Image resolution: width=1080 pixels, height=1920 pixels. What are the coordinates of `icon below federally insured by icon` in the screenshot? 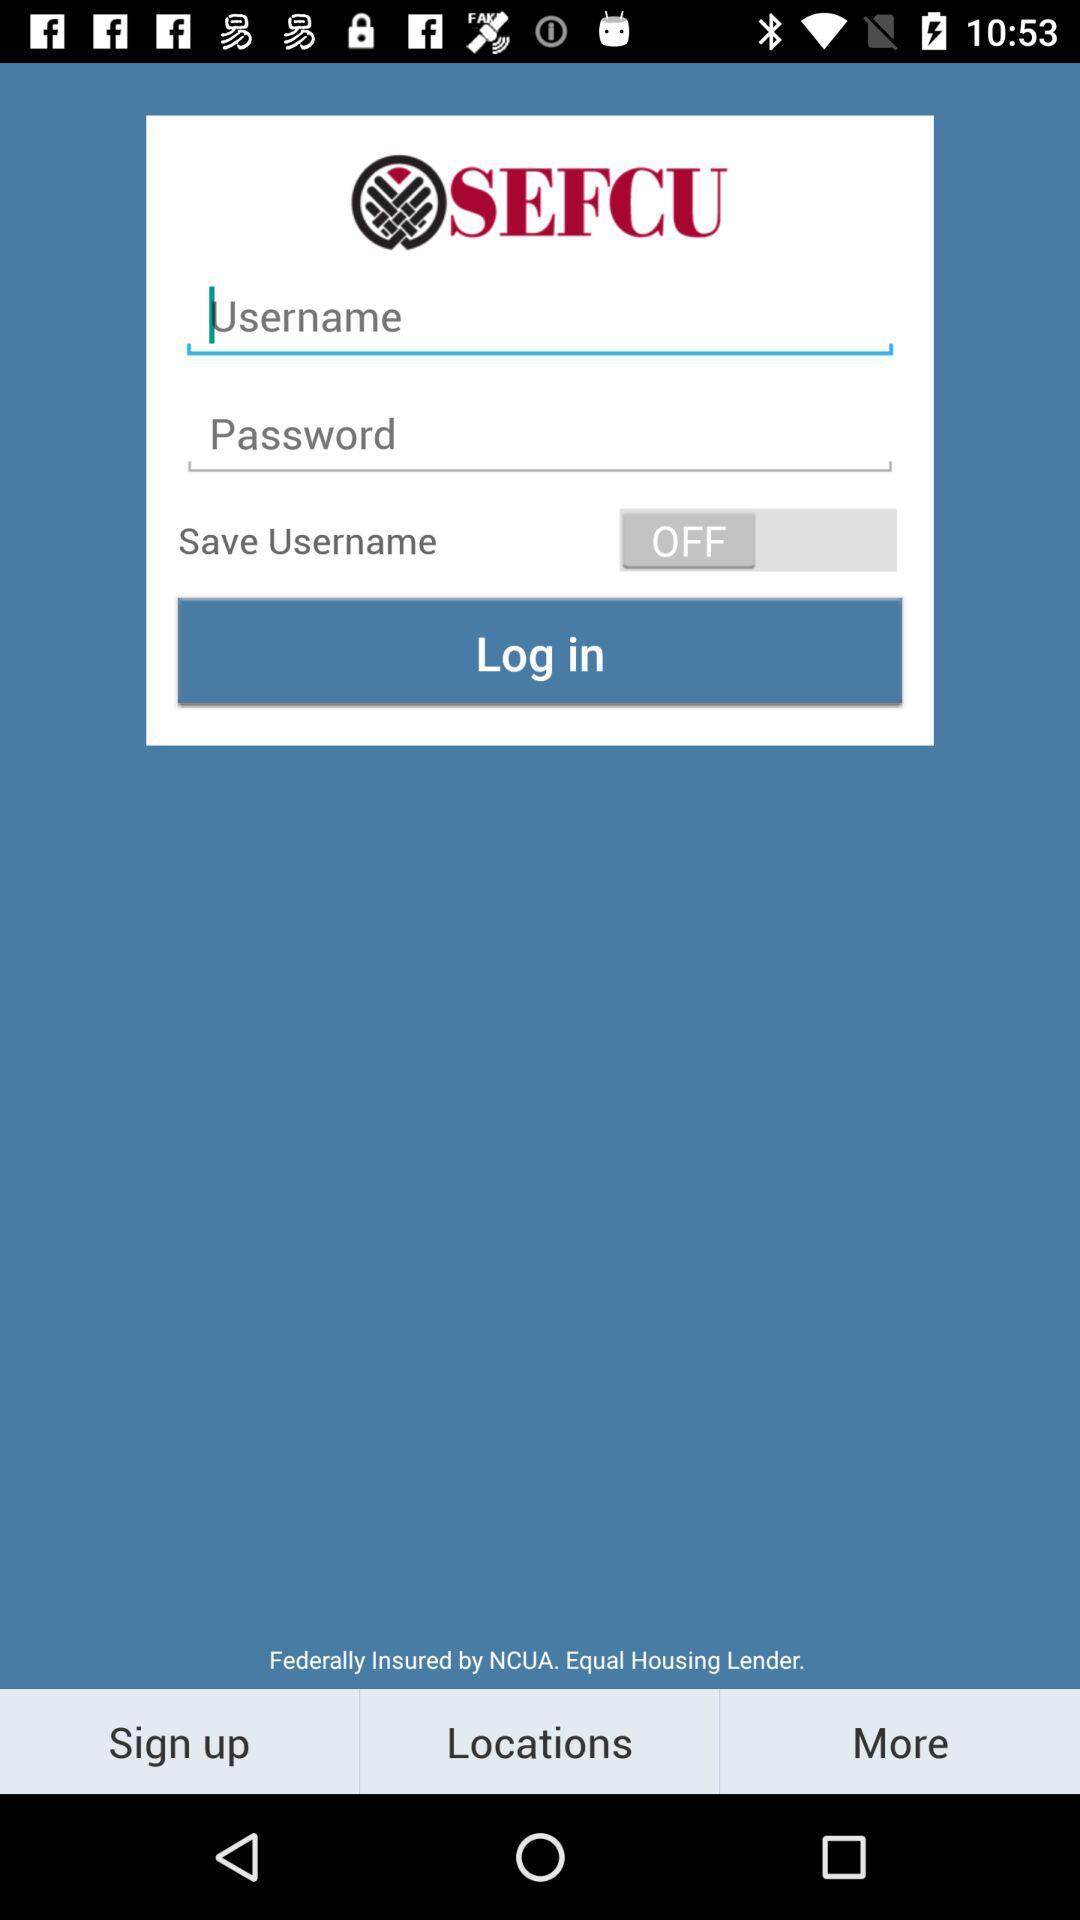 It's located at (898, 1740).